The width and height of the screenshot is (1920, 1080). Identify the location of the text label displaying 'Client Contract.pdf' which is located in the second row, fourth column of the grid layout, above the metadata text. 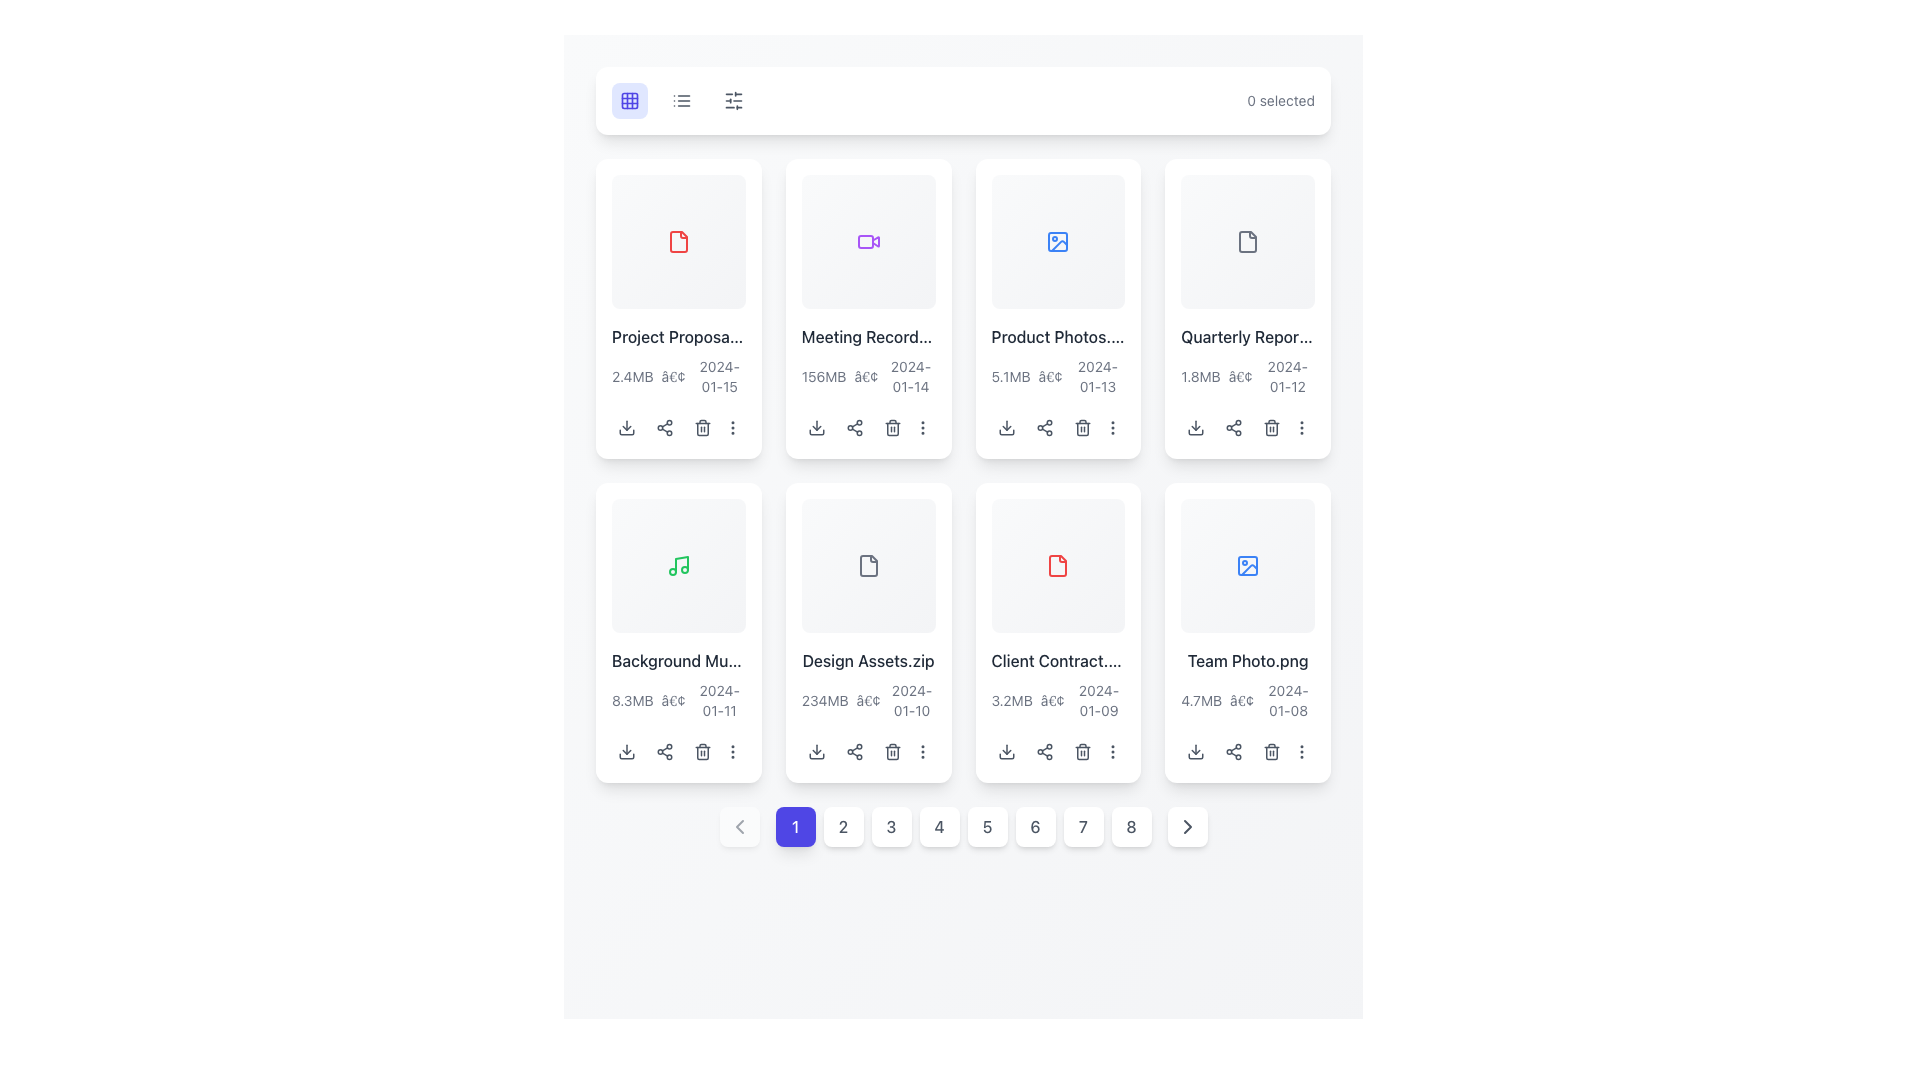
(1057, 660).